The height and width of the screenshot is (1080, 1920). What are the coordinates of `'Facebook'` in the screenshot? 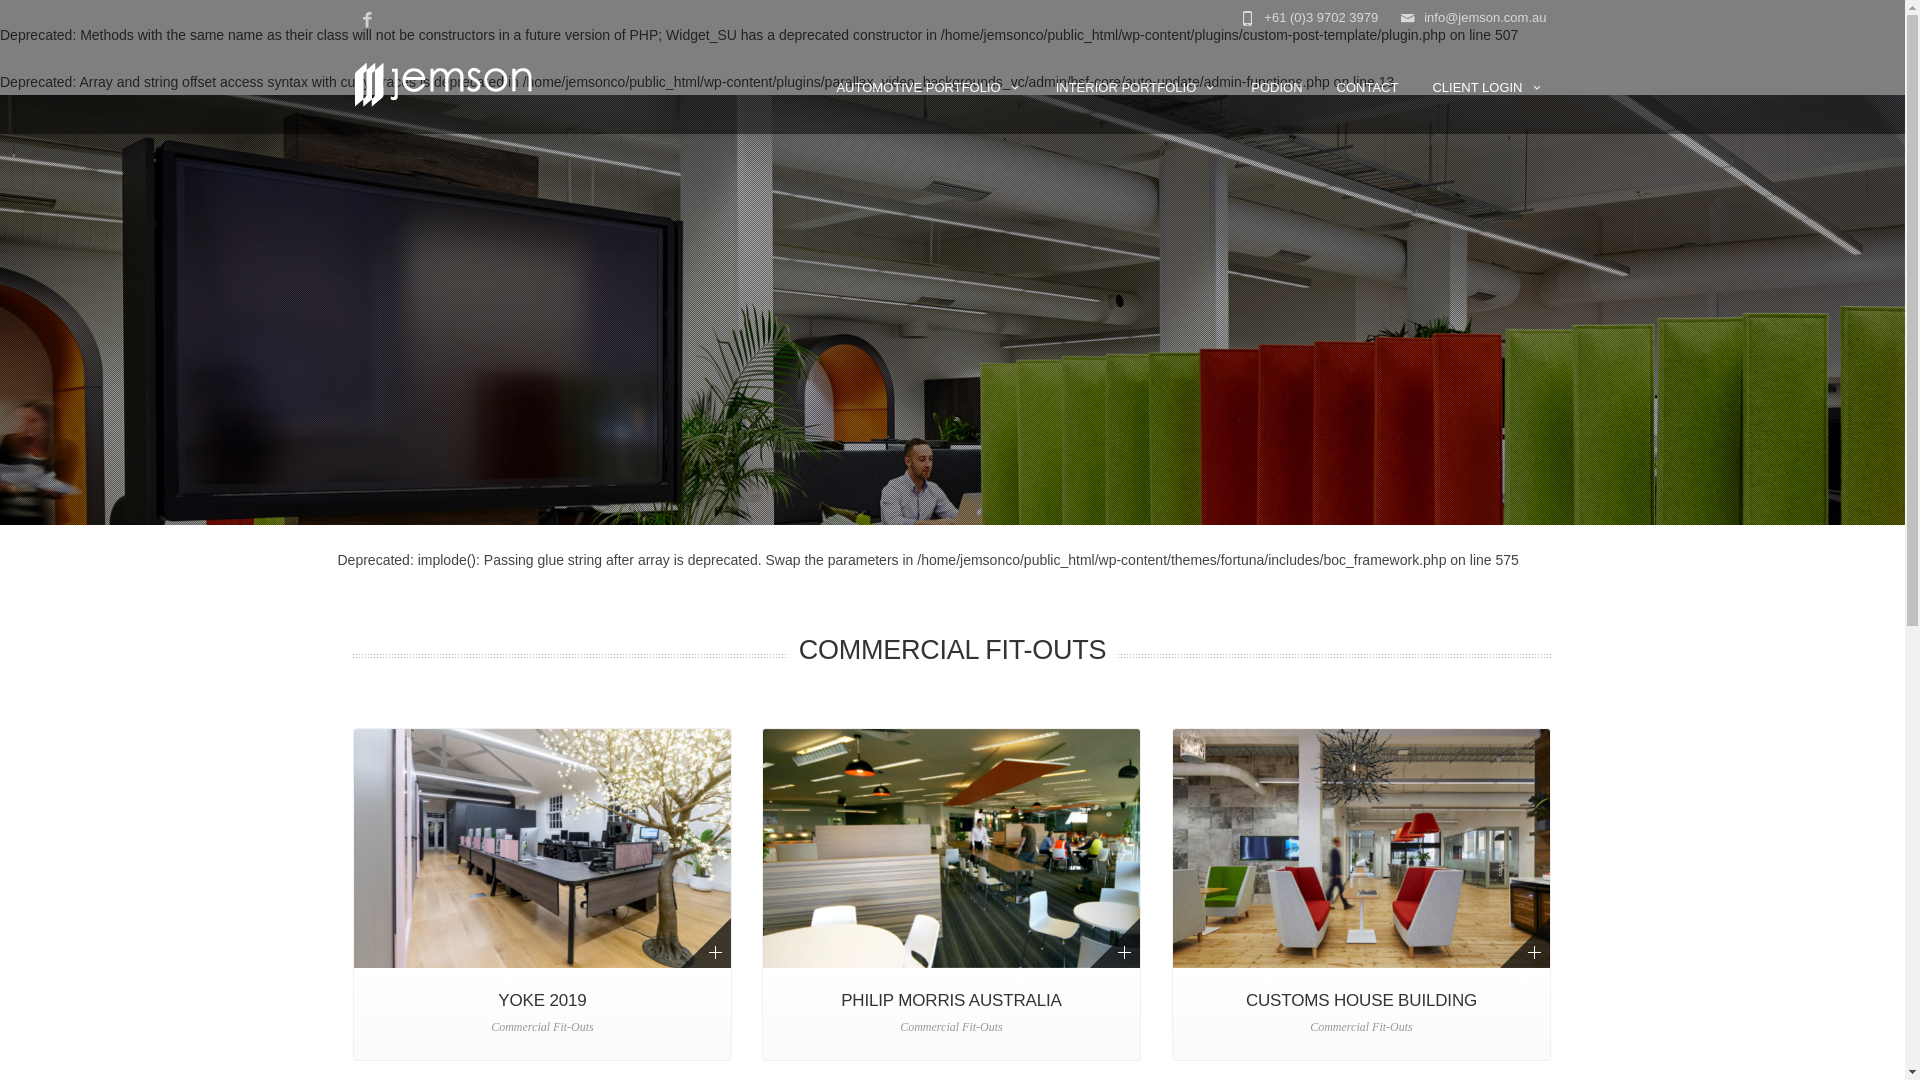 It's located at (1535, 1047).